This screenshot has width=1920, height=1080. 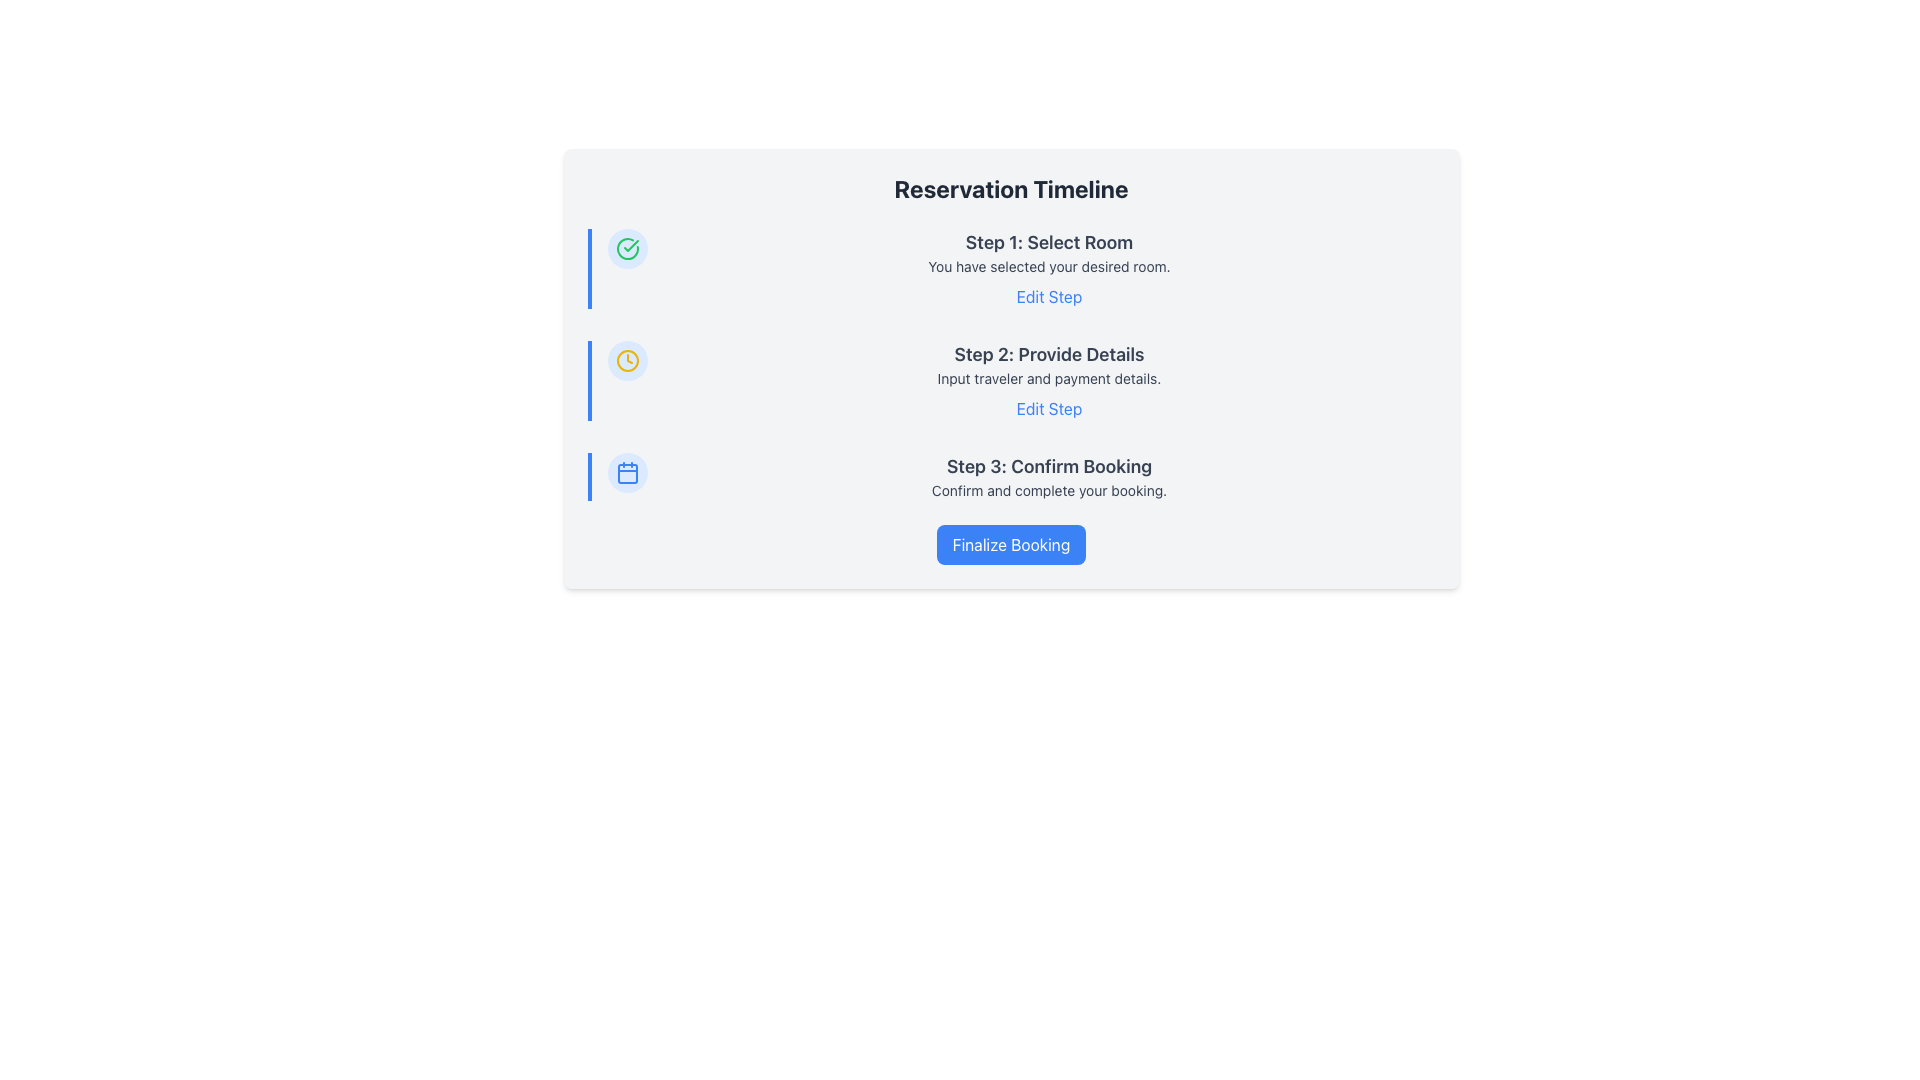 What do you see at coordinates (626, 473) in the screenshot?
I see `the circular icon with a light blue background featuring a calendar graphic, located in the left segment of the 'Step 3: Confirm Booking' section, to visually recognize it` at bounding box center [626, 473].